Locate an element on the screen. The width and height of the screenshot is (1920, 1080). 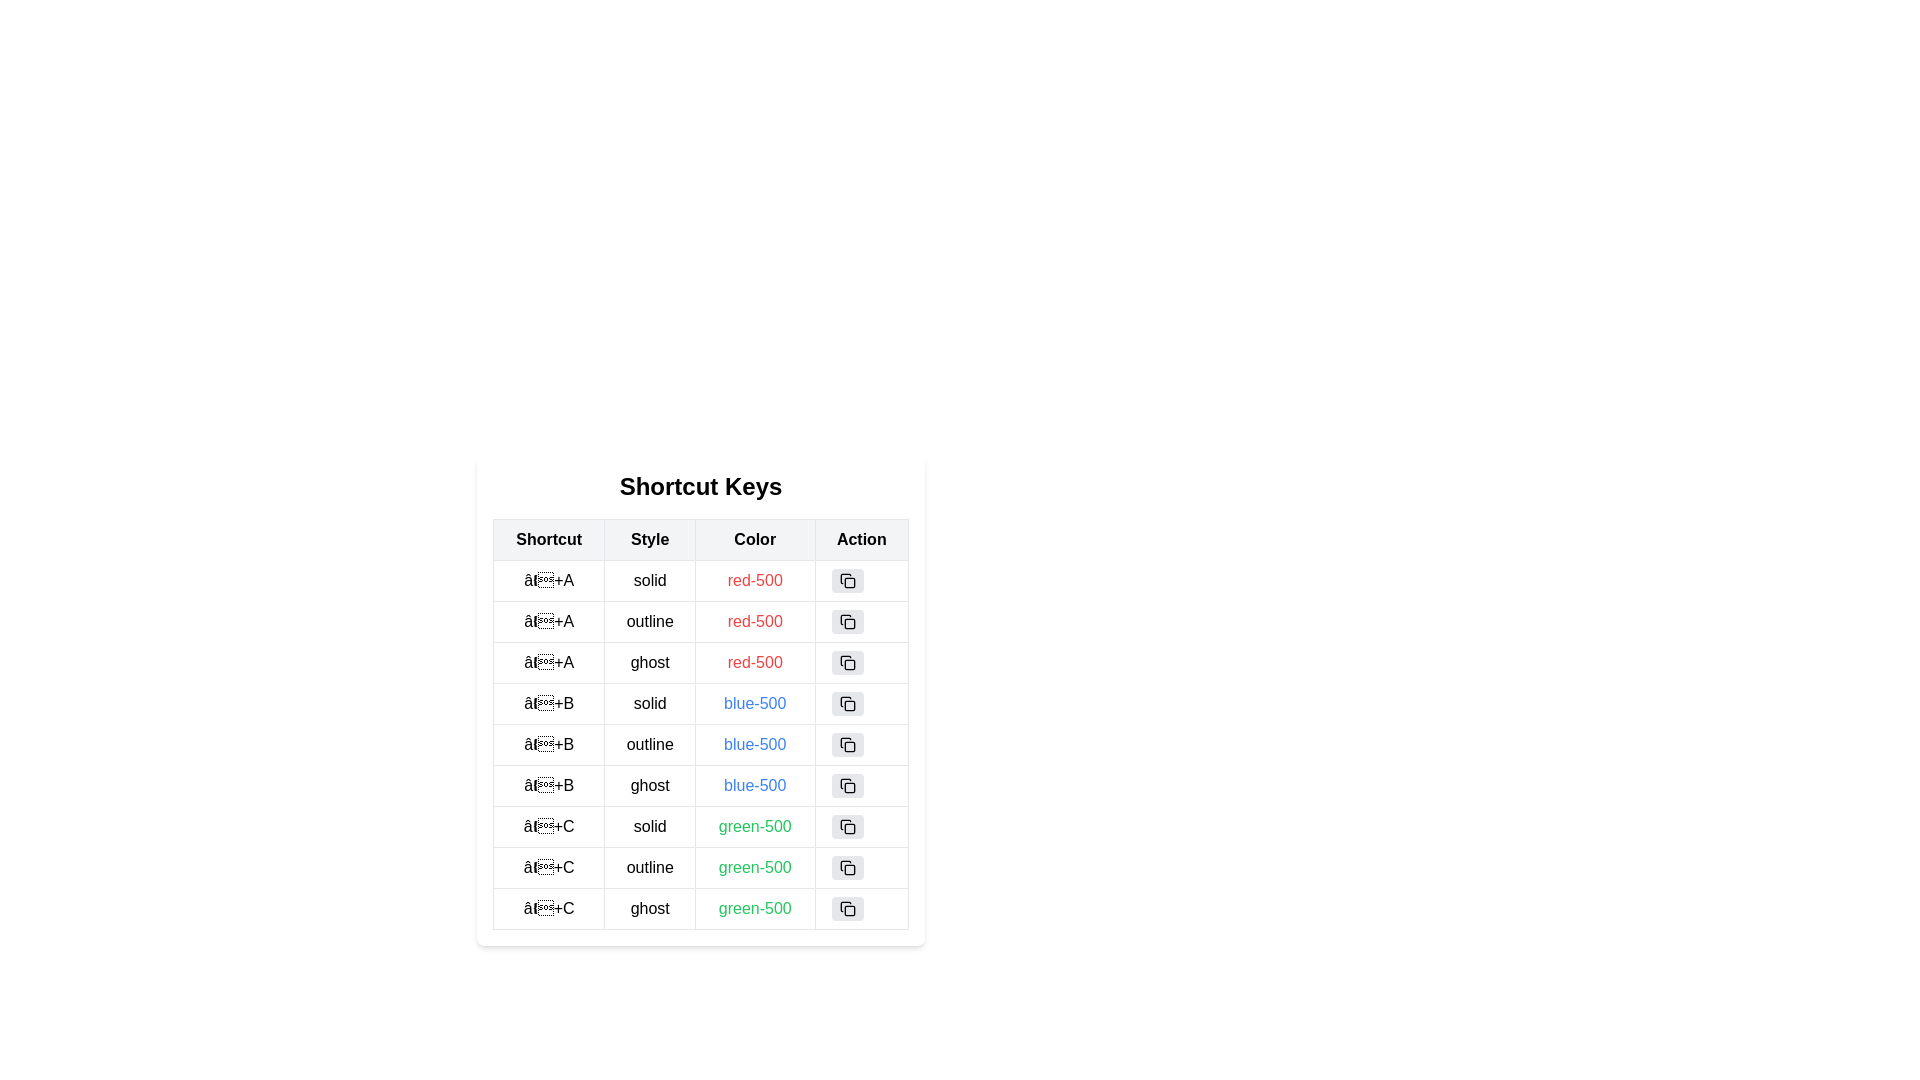
the green outline copy icon button located in the 'Action' column of the table row where the 'Shortcut' column reads 'Ctrl+C' to copy the content is located at coordinates (847, 866).